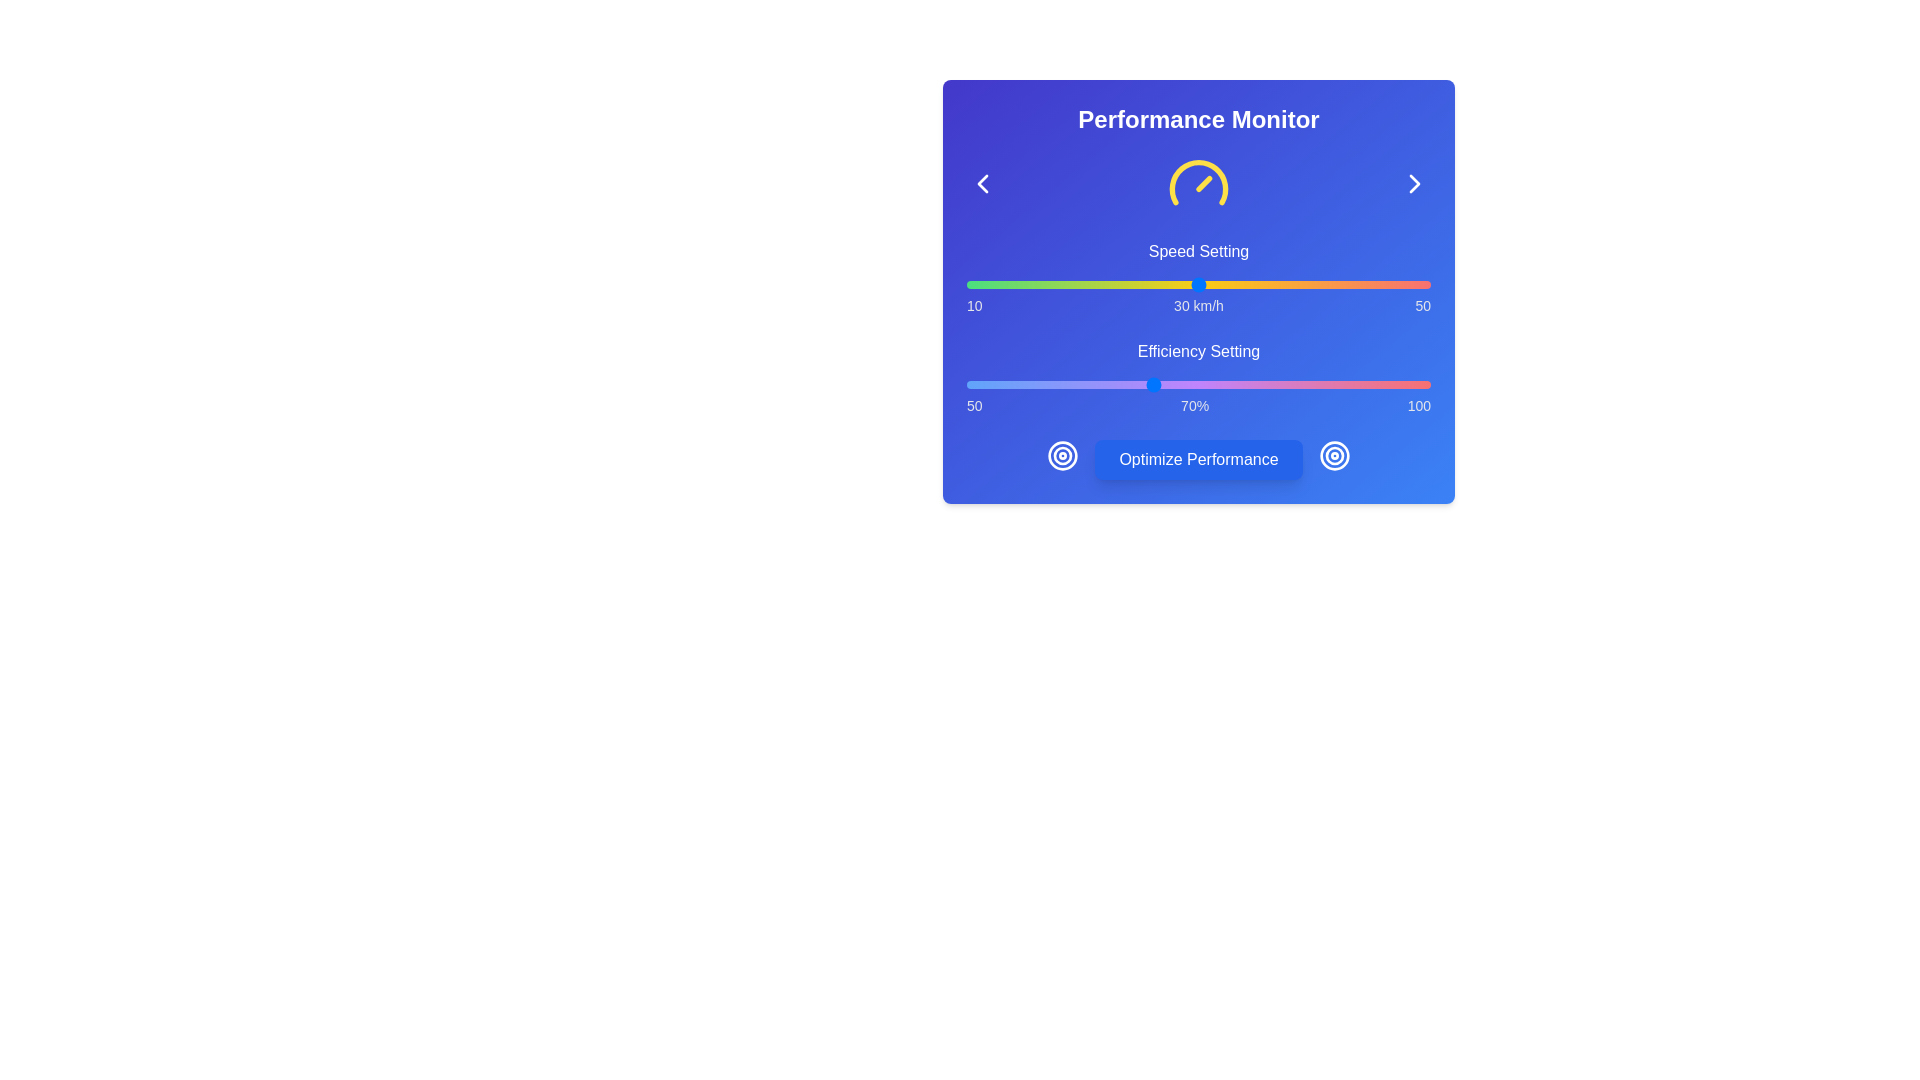 The height and width of the screenshot is (1080, 1920). Describe the element at coordinates (1347, 385) in the screenshot. I see `the Efficiency slider to set the efficiency to 91%` at that location.